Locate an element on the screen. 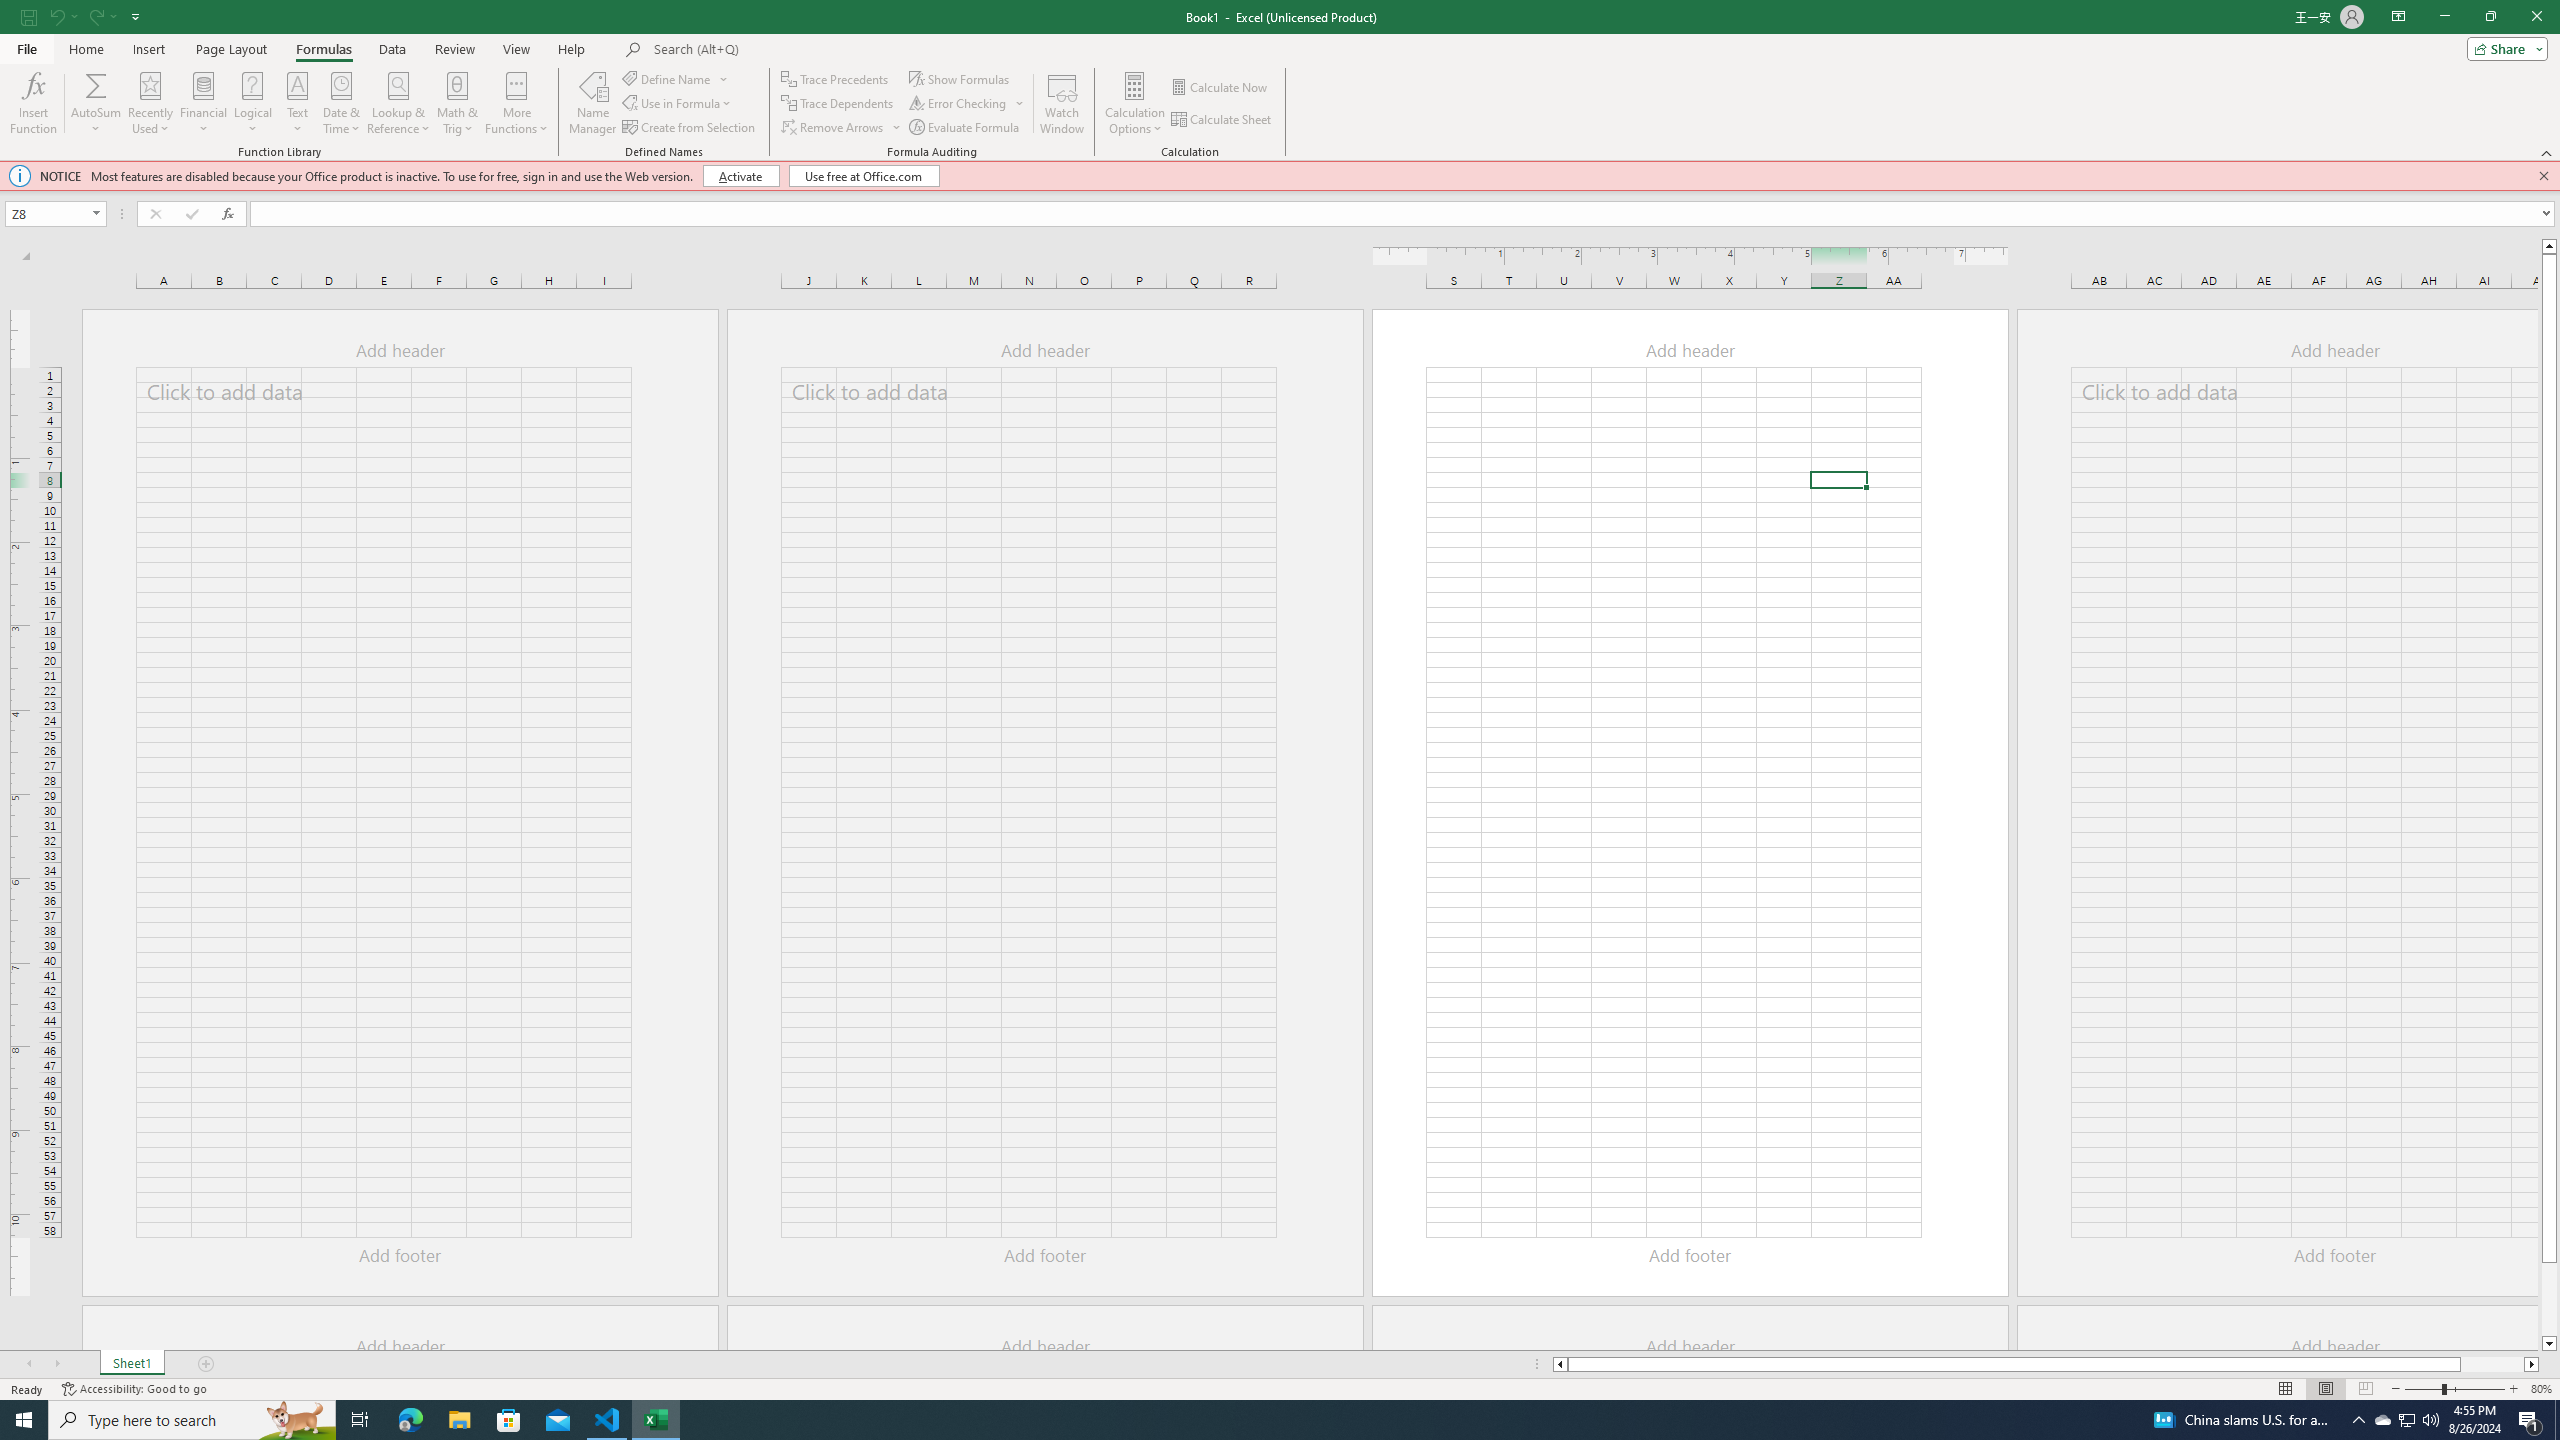  'Math & Trig' is located at coordinates (457, 103).